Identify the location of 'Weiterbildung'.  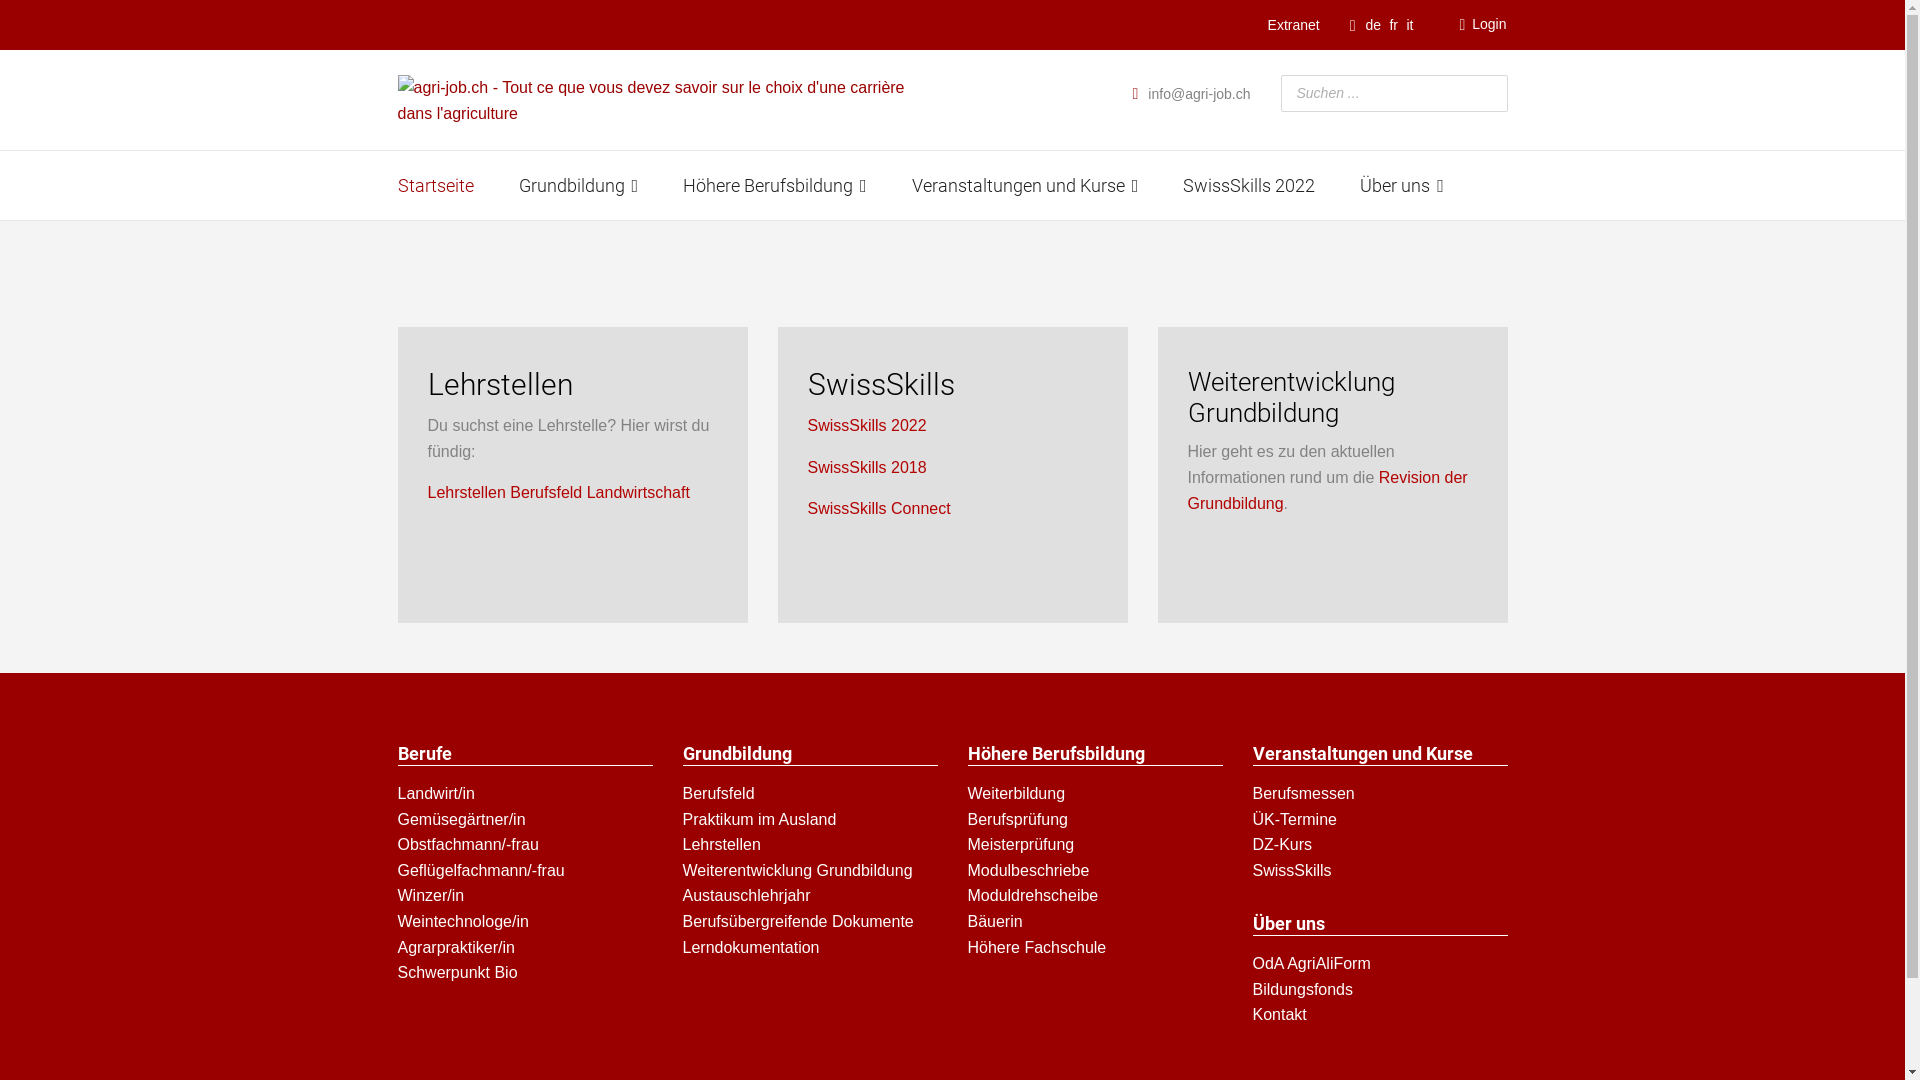
(1094, 793).